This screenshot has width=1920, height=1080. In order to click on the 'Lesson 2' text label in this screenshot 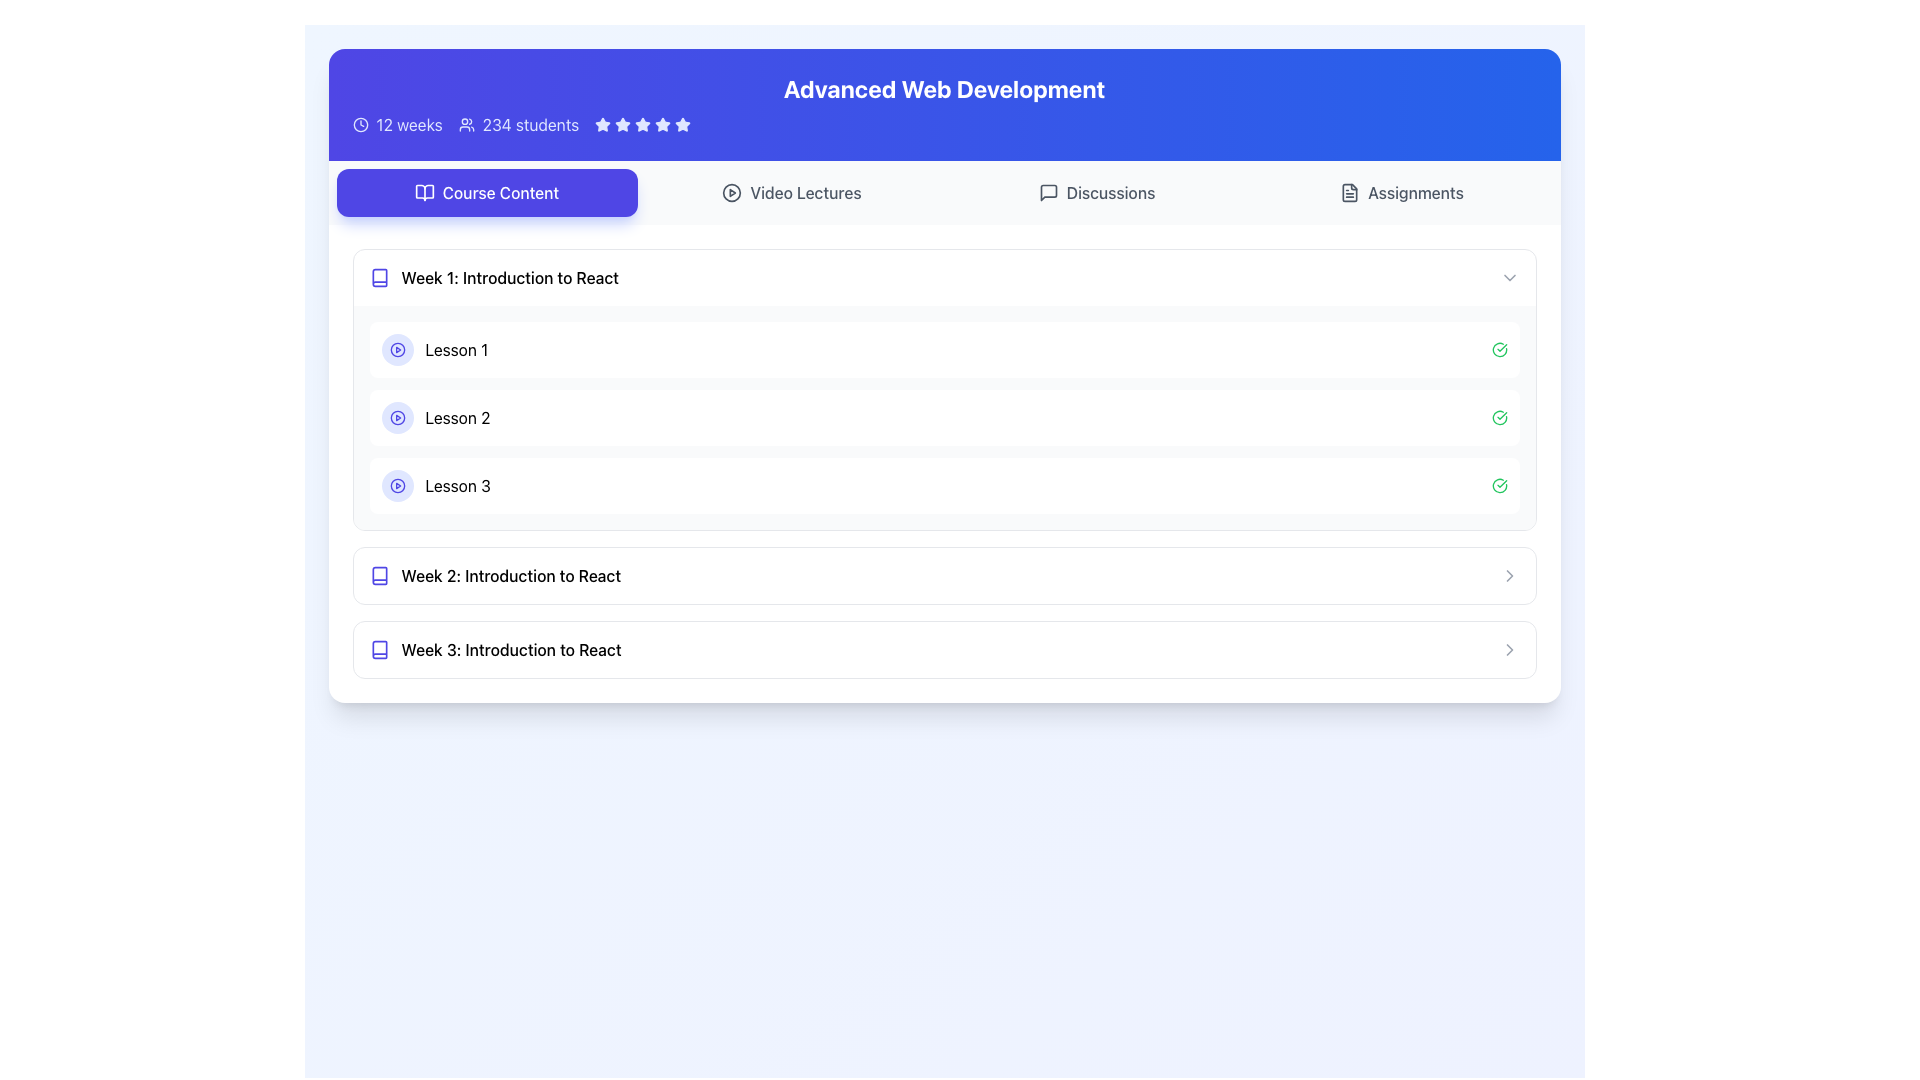, I will do `click(435, 416)`.